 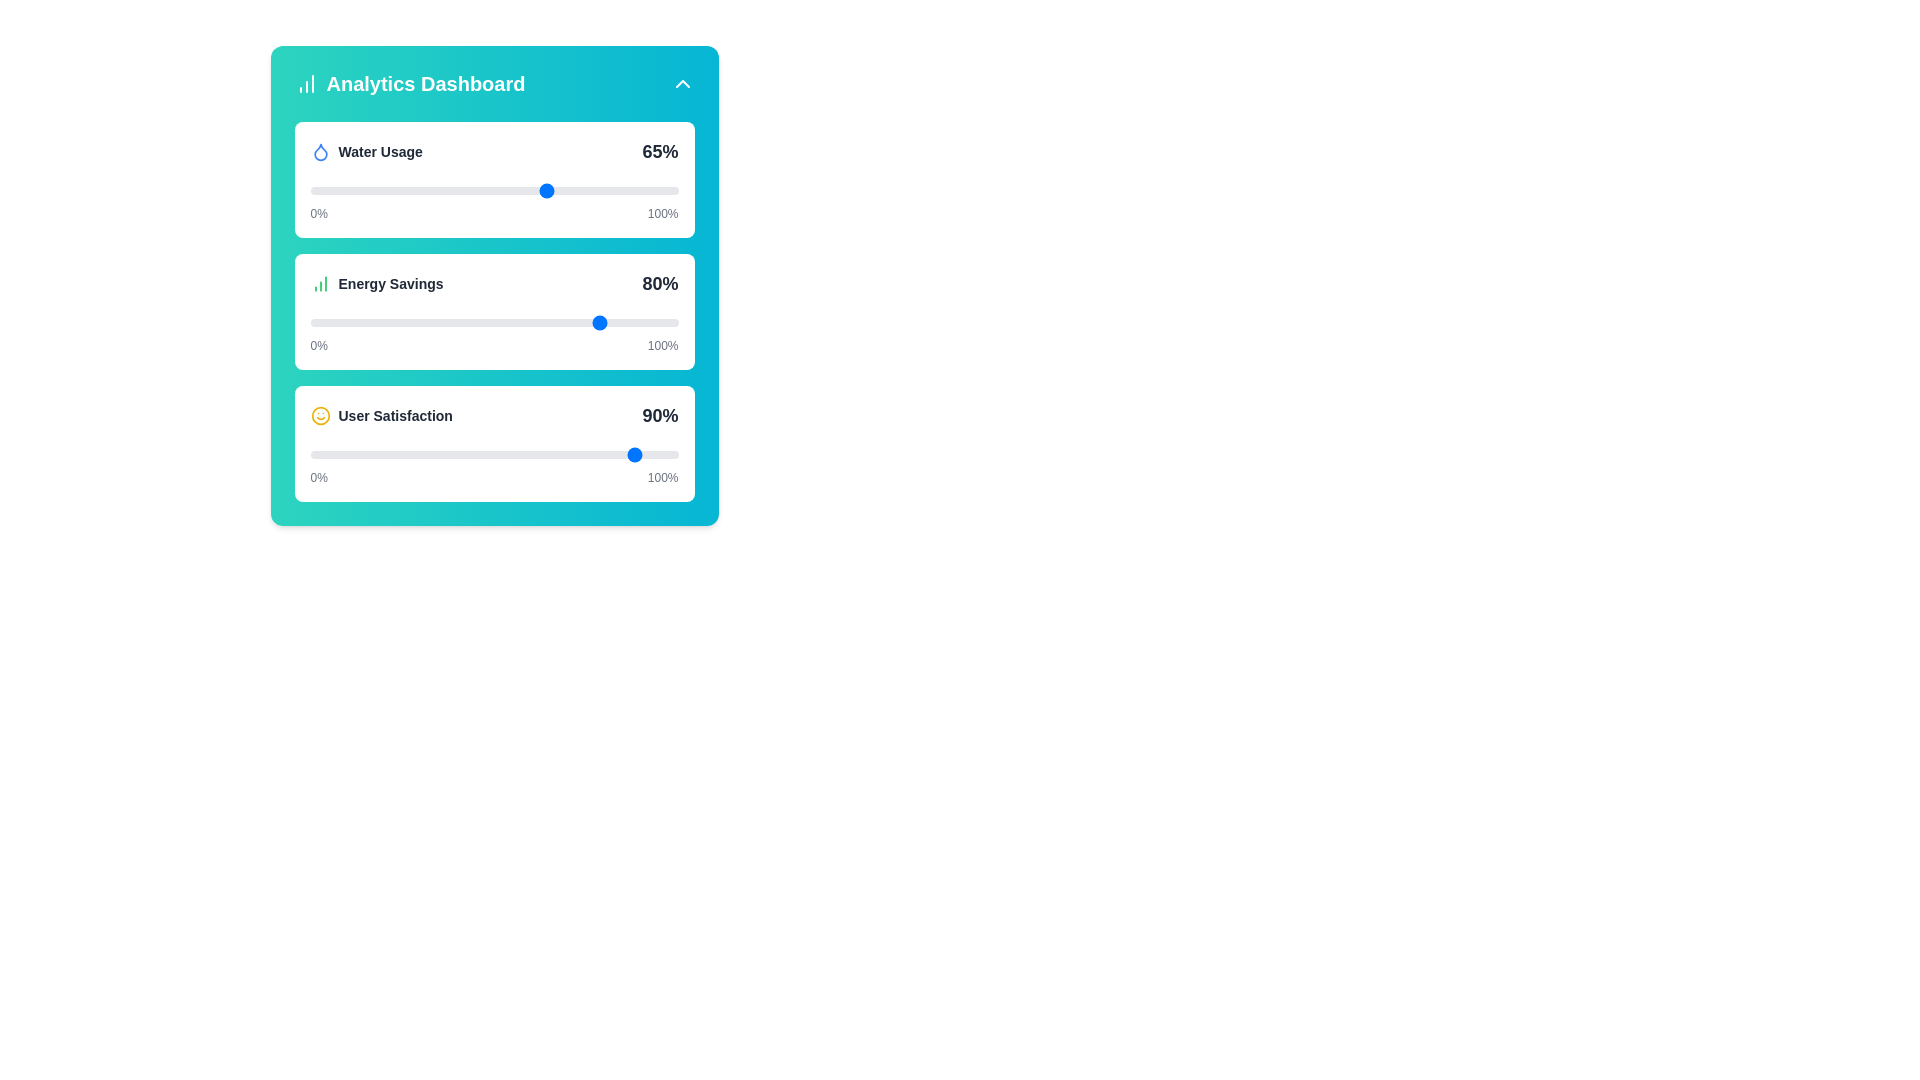 What do you see at coordinates (494, 213) in the screenshot?
I see `the static text label pair displaying '0%' and '100%' which is located at the bottom of the first card in the dashboard, directly below the '65%' slider` at bounding box center [494, 213].